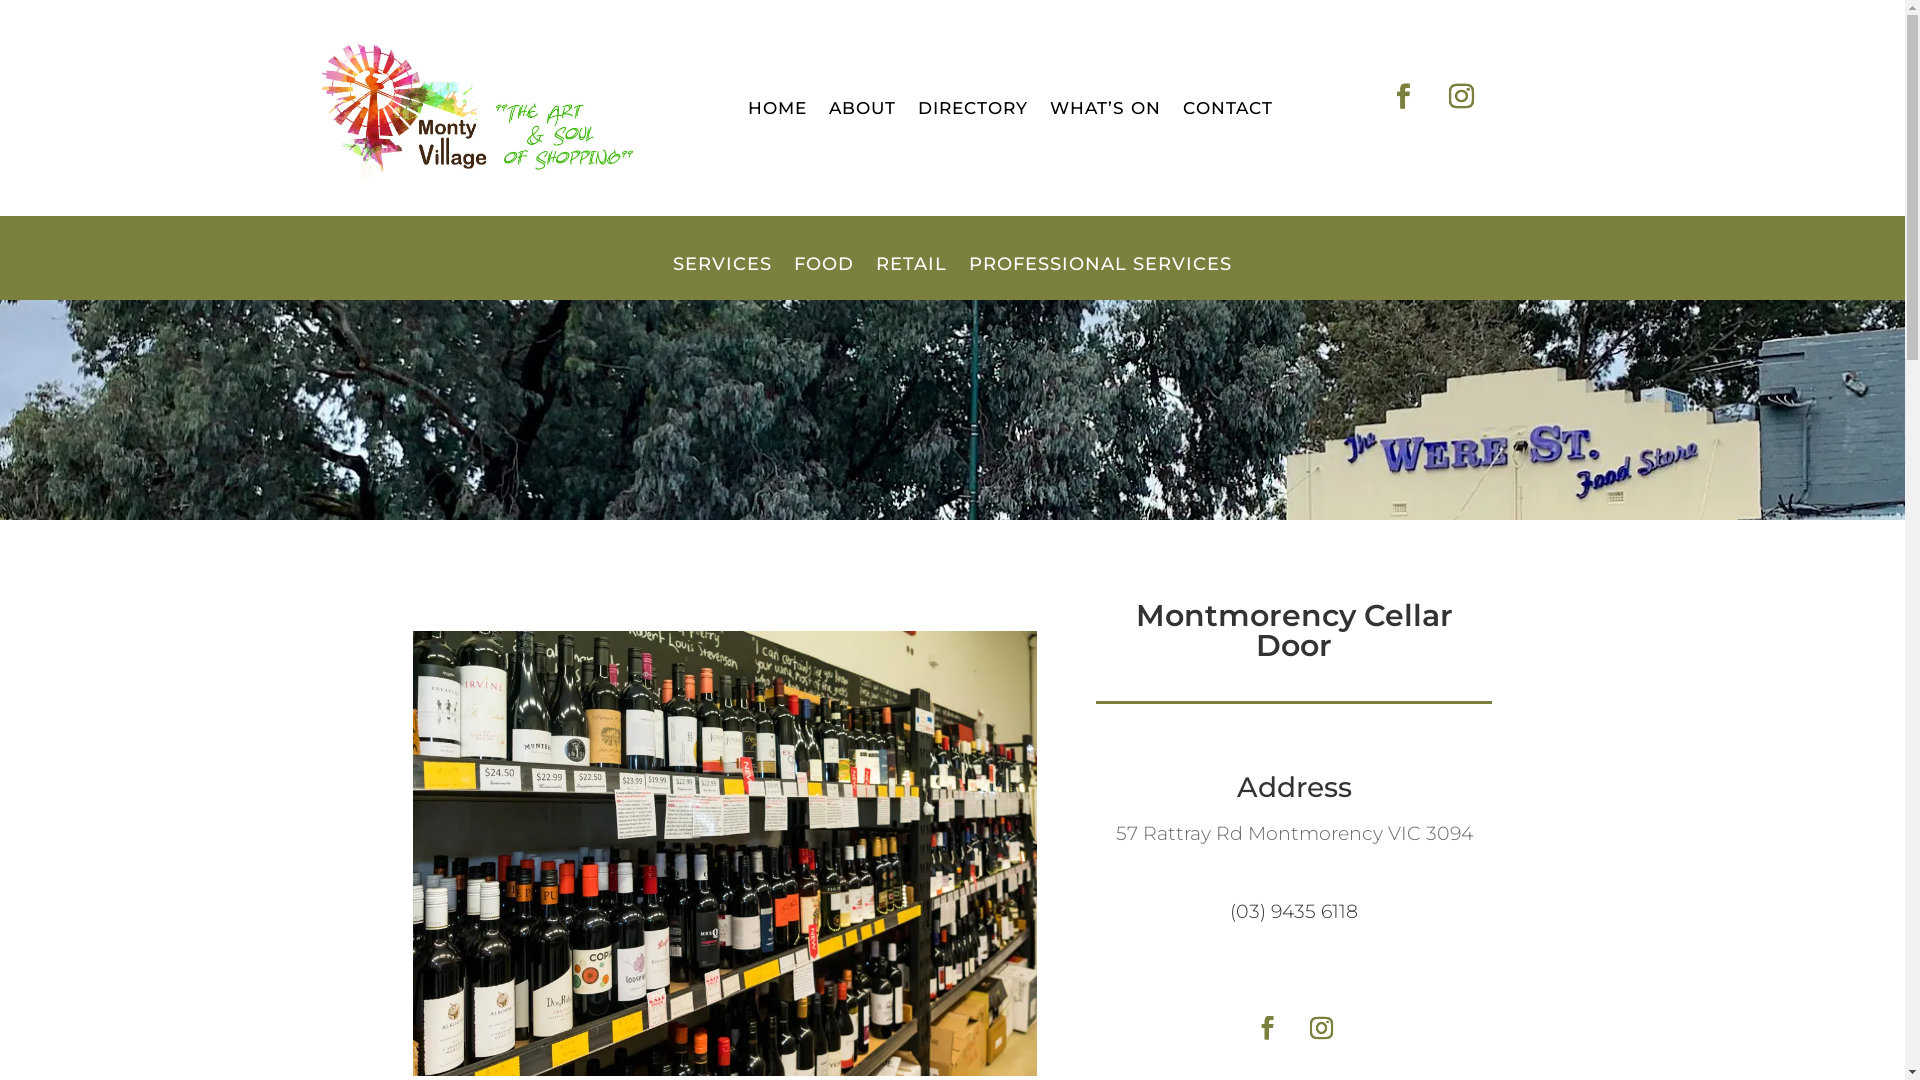  Describe the element at coordinates (721, 278) in the screenshot. I see `'SERVICES'` at that location.